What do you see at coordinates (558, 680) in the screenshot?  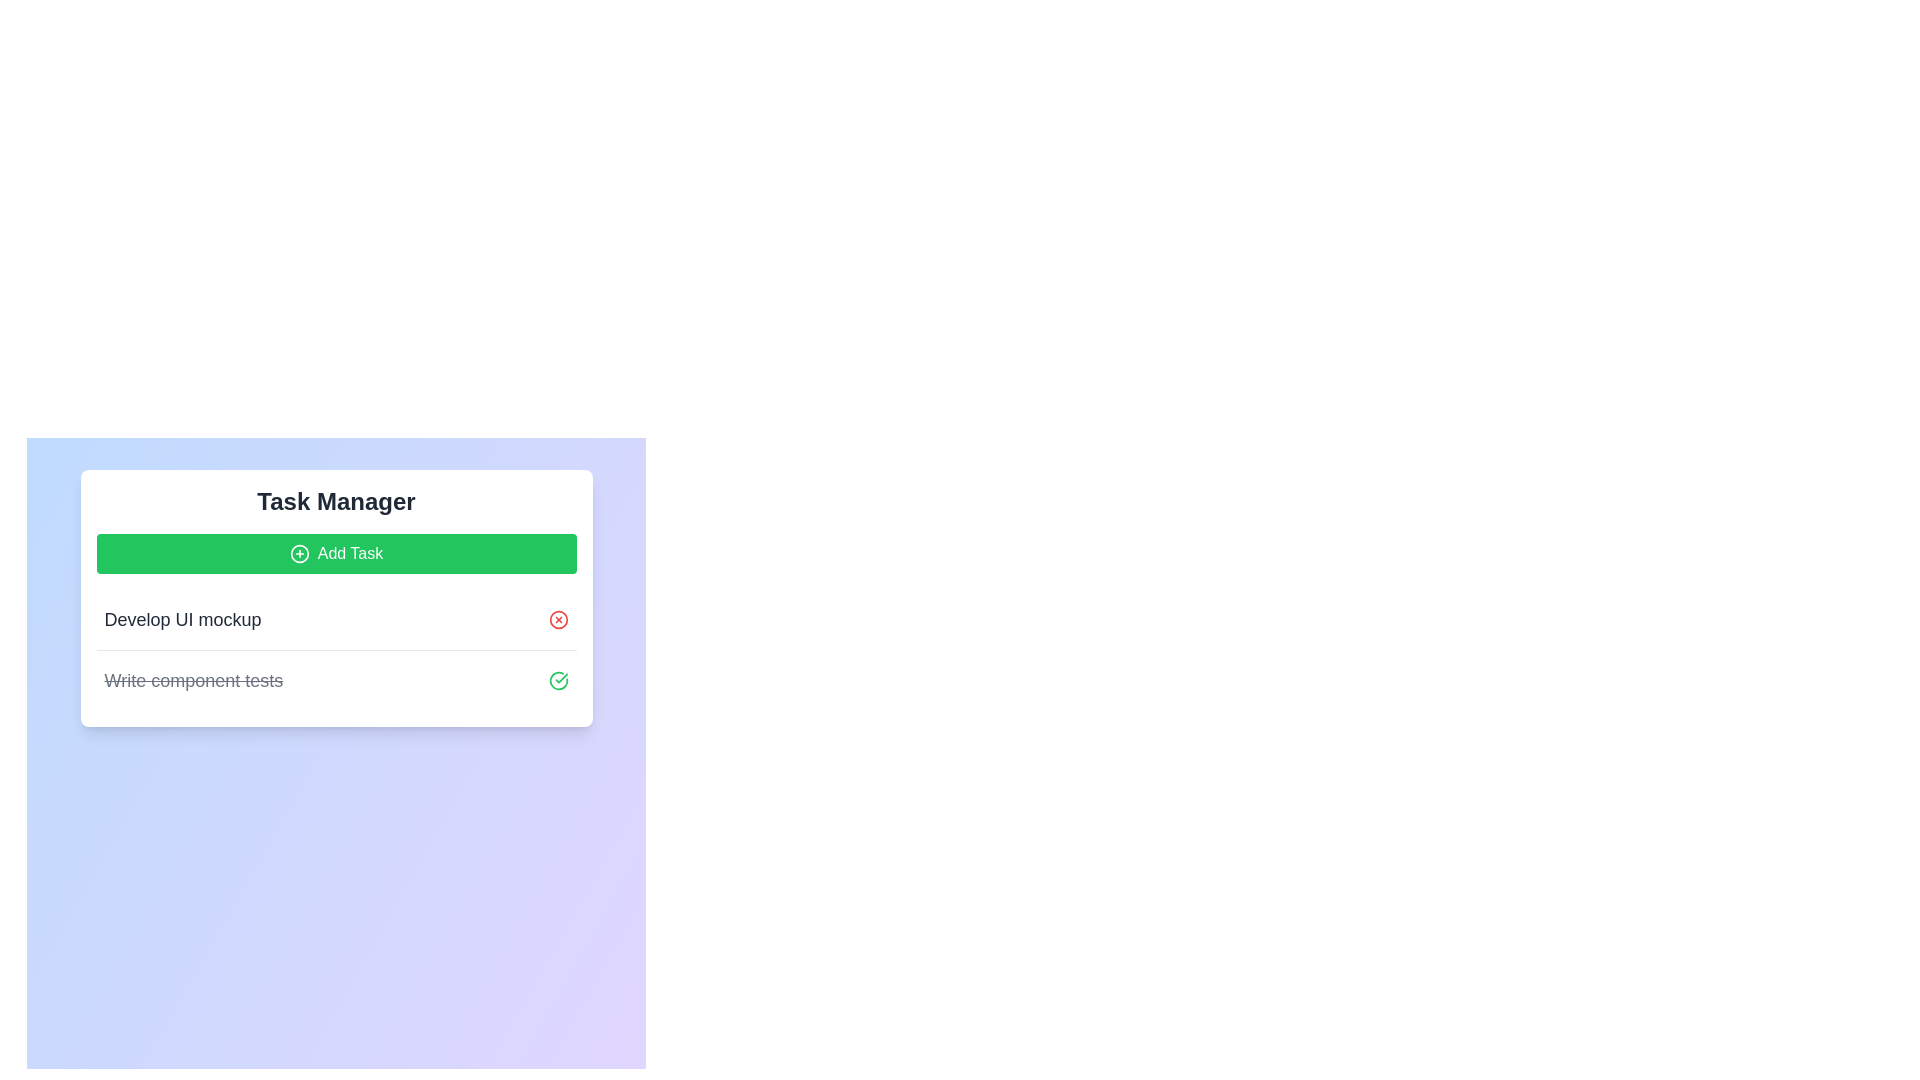 I see `the Checkbox or task completion icon to mark the associated task 'Write component tests' as complete` at bounding box center [558, 680].